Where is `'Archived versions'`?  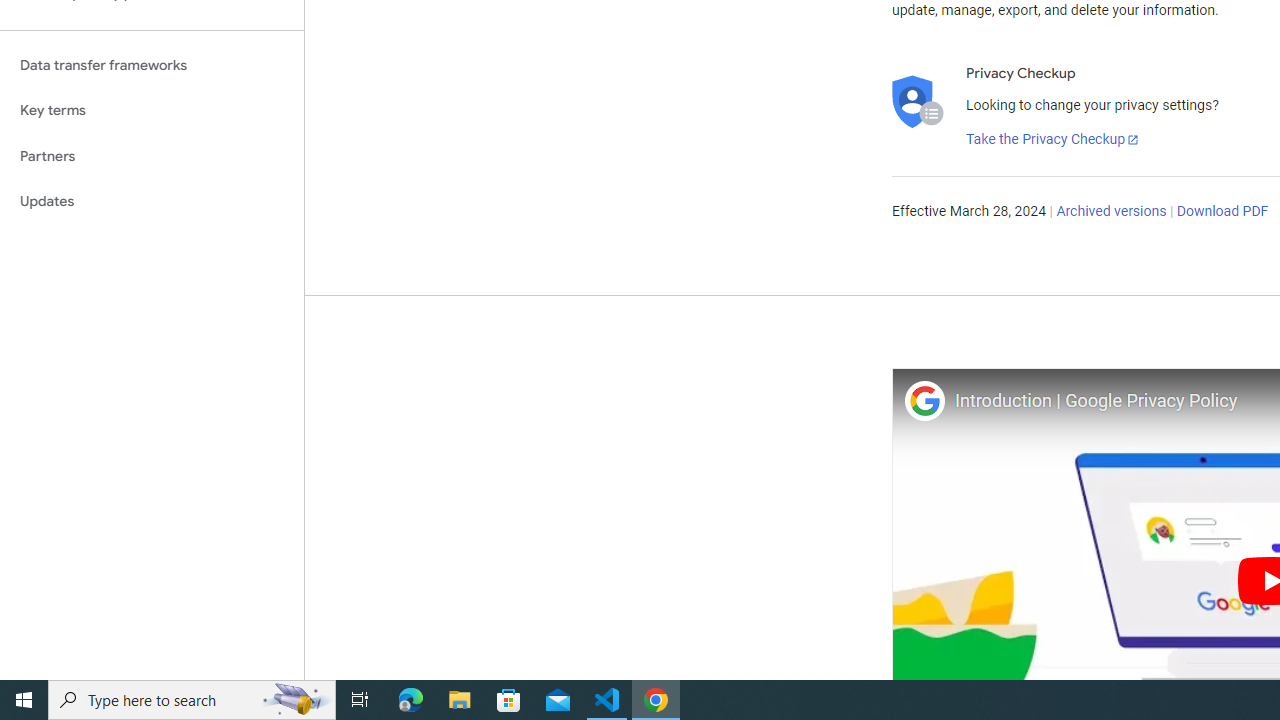 'Archived versions' is located at coordinates (1110, 212).